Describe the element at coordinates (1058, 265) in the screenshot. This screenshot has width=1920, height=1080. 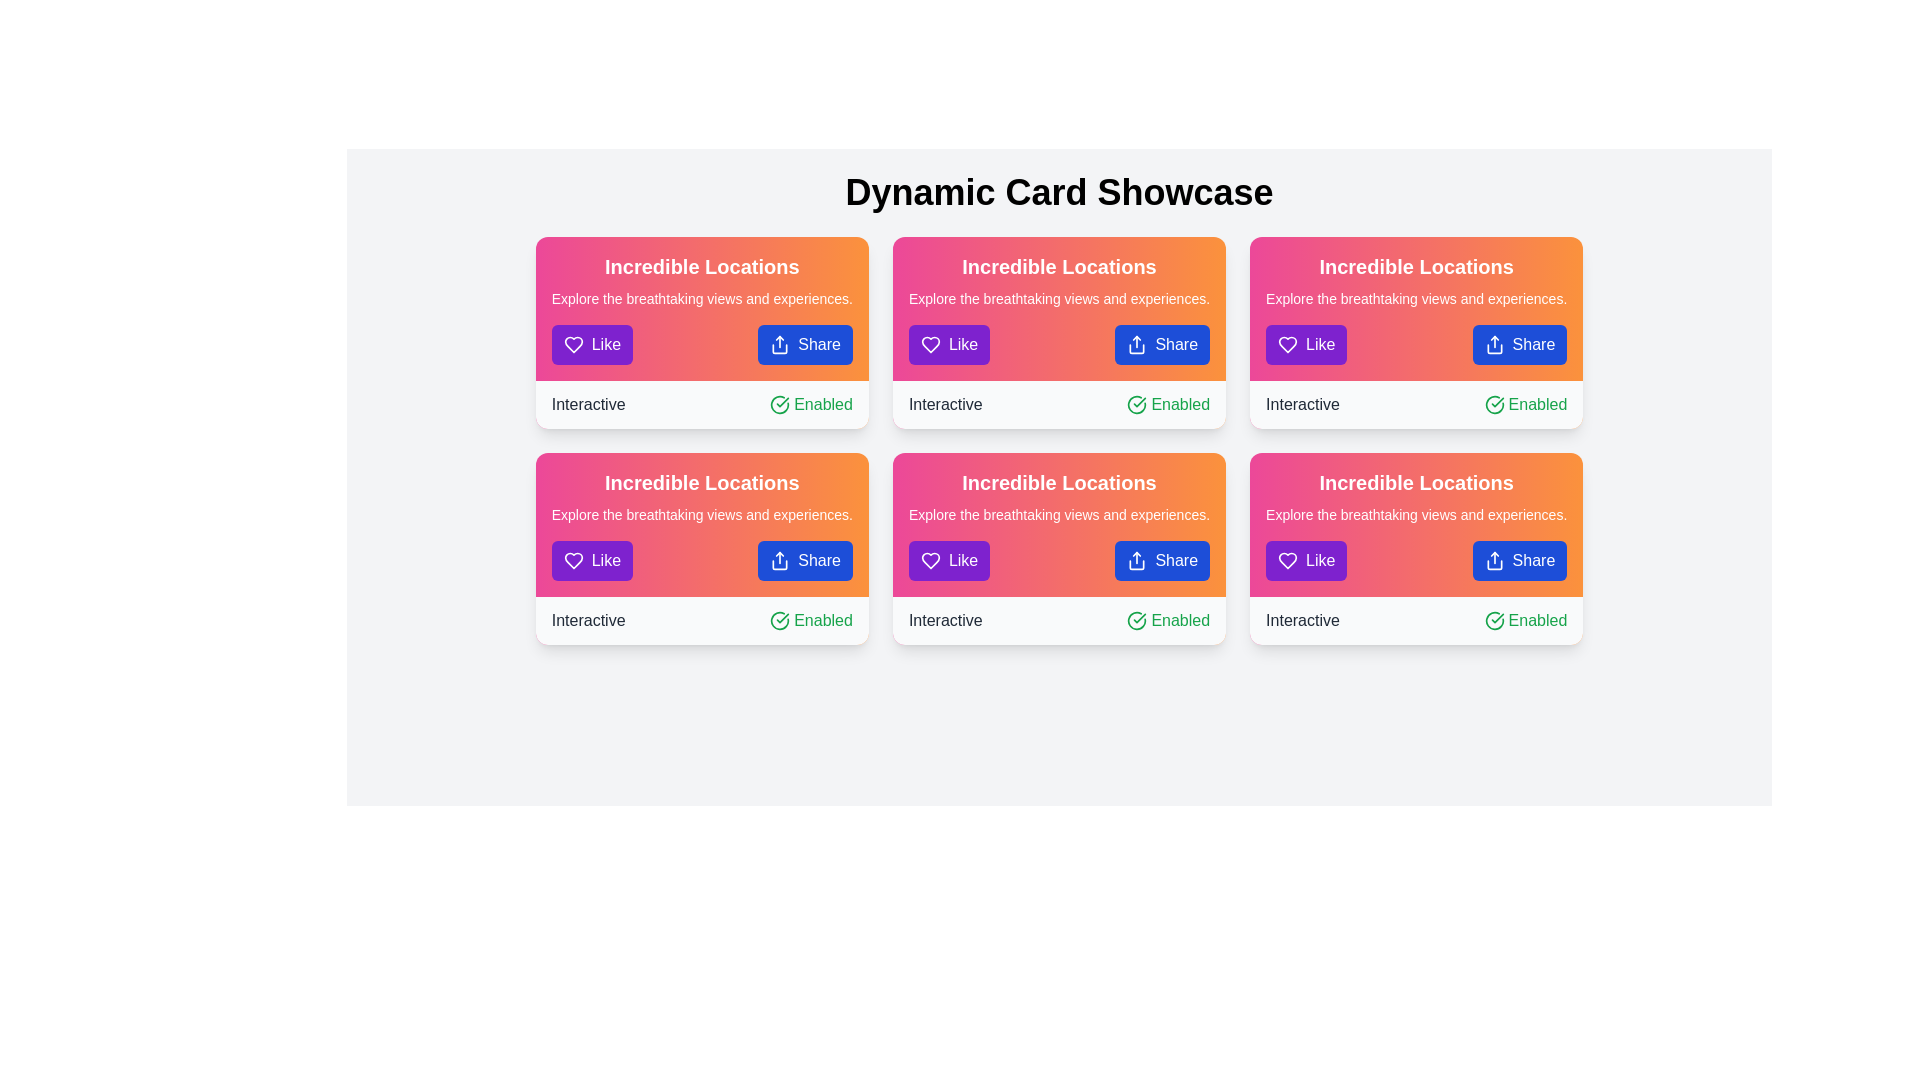
I see `the title text element located at the top section of the card, which summarizes the card's content and is centrally aligned above the descriptive text` at that location.